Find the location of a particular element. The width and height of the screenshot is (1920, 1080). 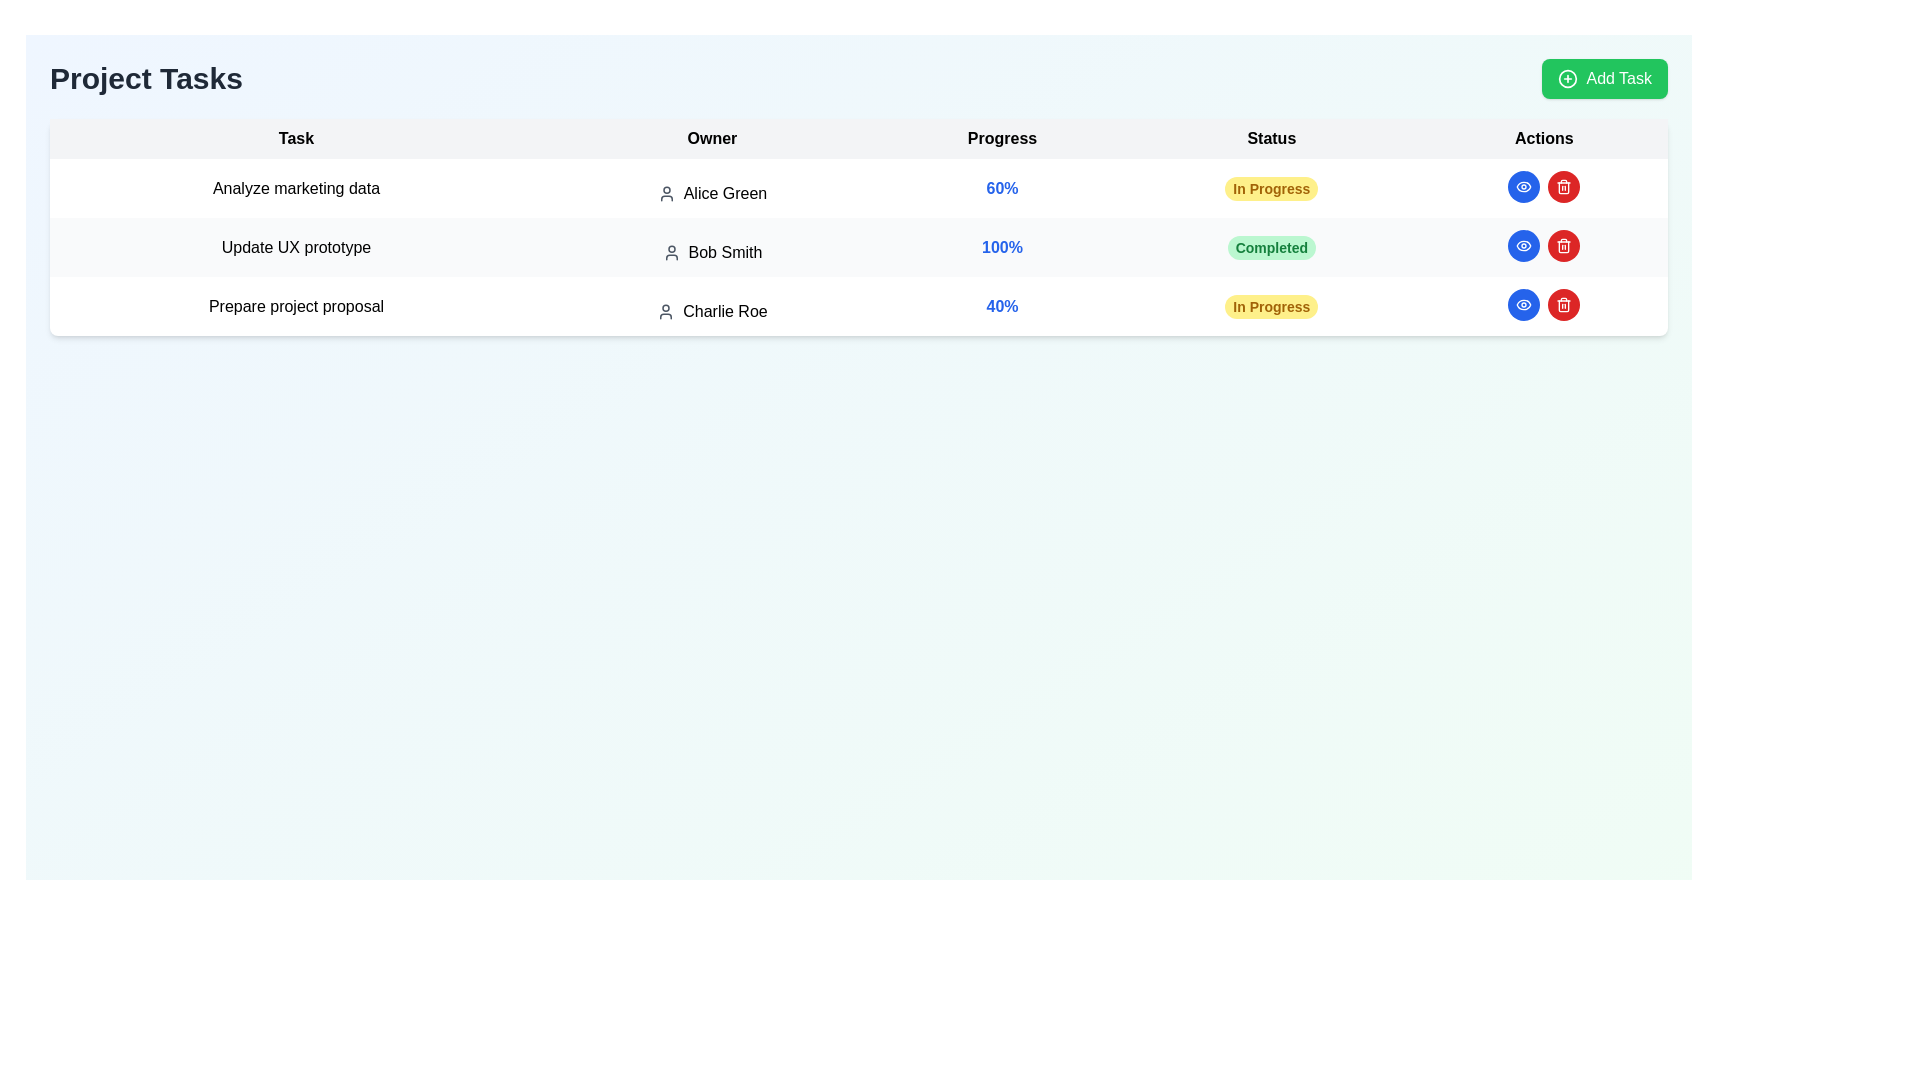

the text label displaying the title of a task, located in the first row under the header 'Task' in the task management table is located at coordinates (295, 188).